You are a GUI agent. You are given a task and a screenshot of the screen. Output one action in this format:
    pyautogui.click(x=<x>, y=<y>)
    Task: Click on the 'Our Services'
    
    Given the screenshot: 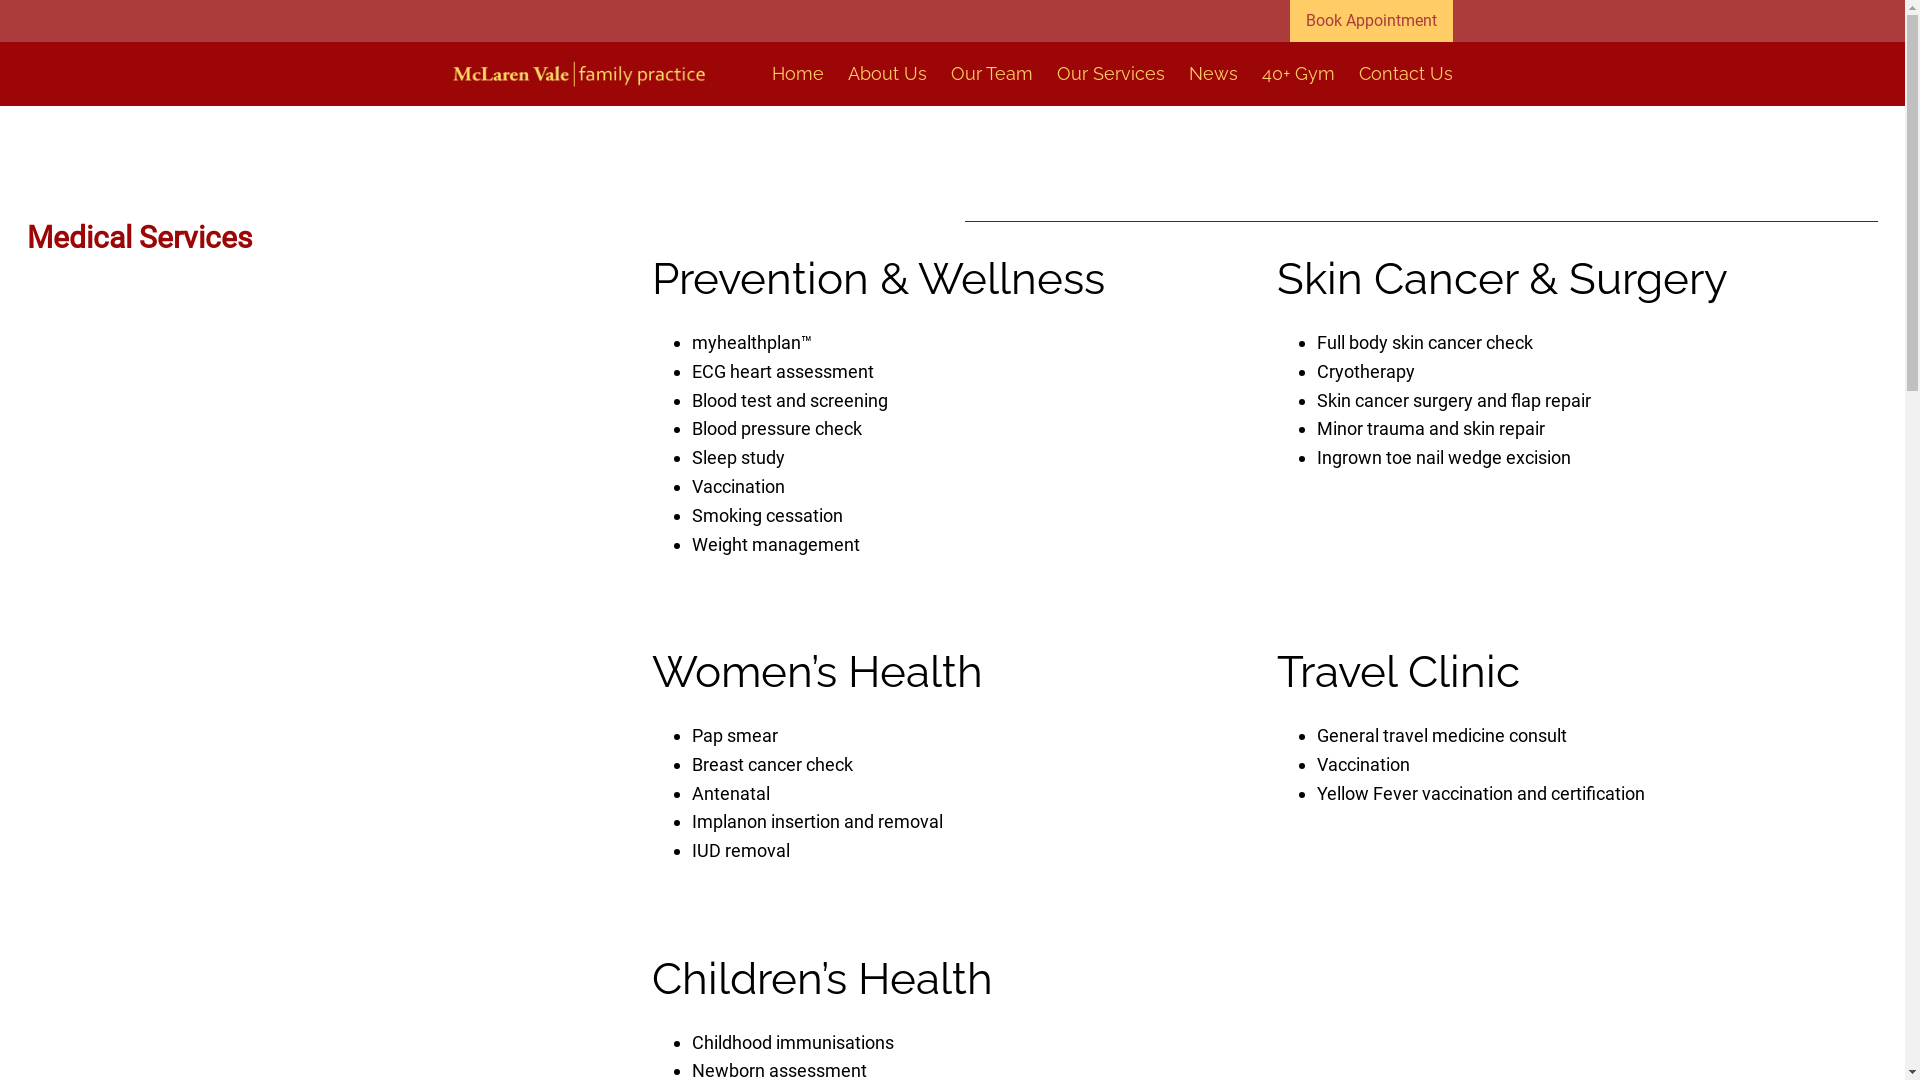 What is the action you would take?
    pyautogui.click(x=1108, y=73)
    